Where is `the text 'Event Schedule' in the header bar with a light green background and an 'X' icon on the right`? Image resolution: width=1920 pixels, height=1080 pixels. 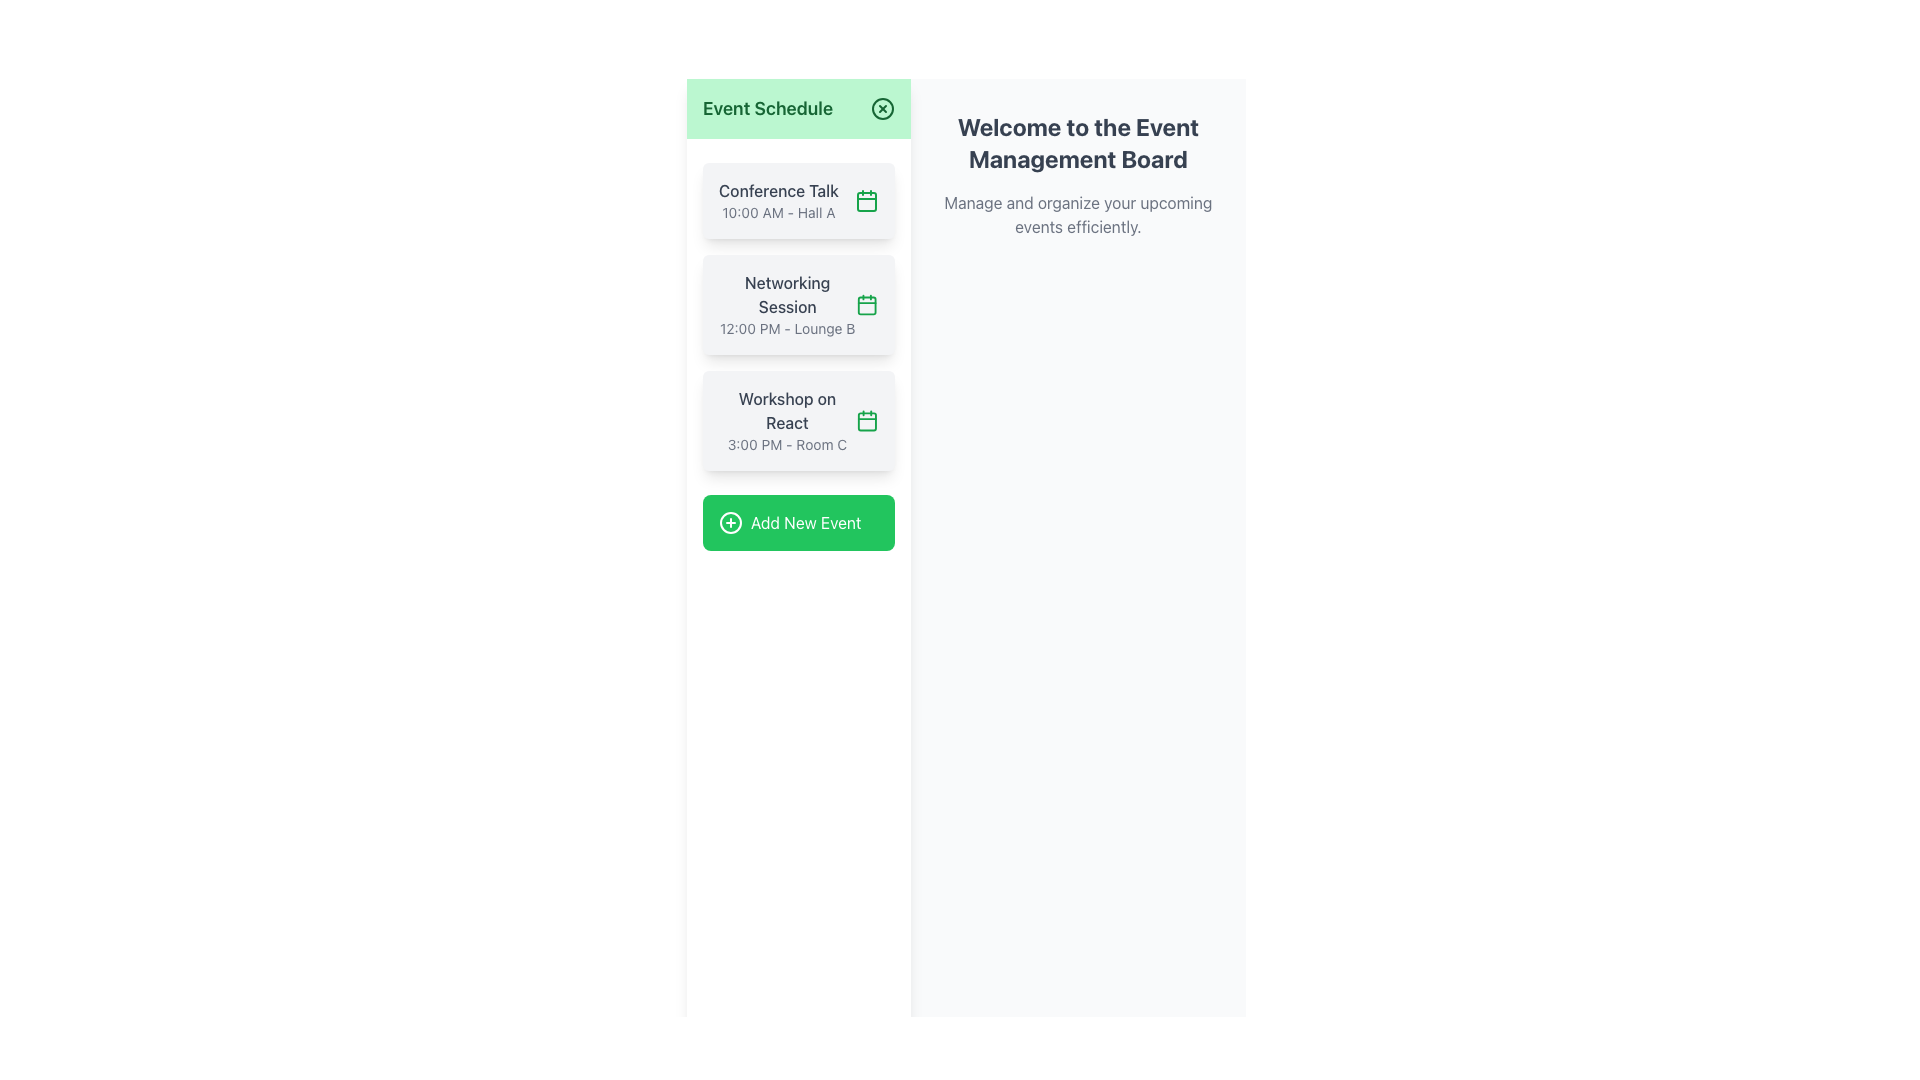 the text 'Event Schedule' in the header bar with a light green background and an 'X' icon on the right is located at coordinates (797, 108).